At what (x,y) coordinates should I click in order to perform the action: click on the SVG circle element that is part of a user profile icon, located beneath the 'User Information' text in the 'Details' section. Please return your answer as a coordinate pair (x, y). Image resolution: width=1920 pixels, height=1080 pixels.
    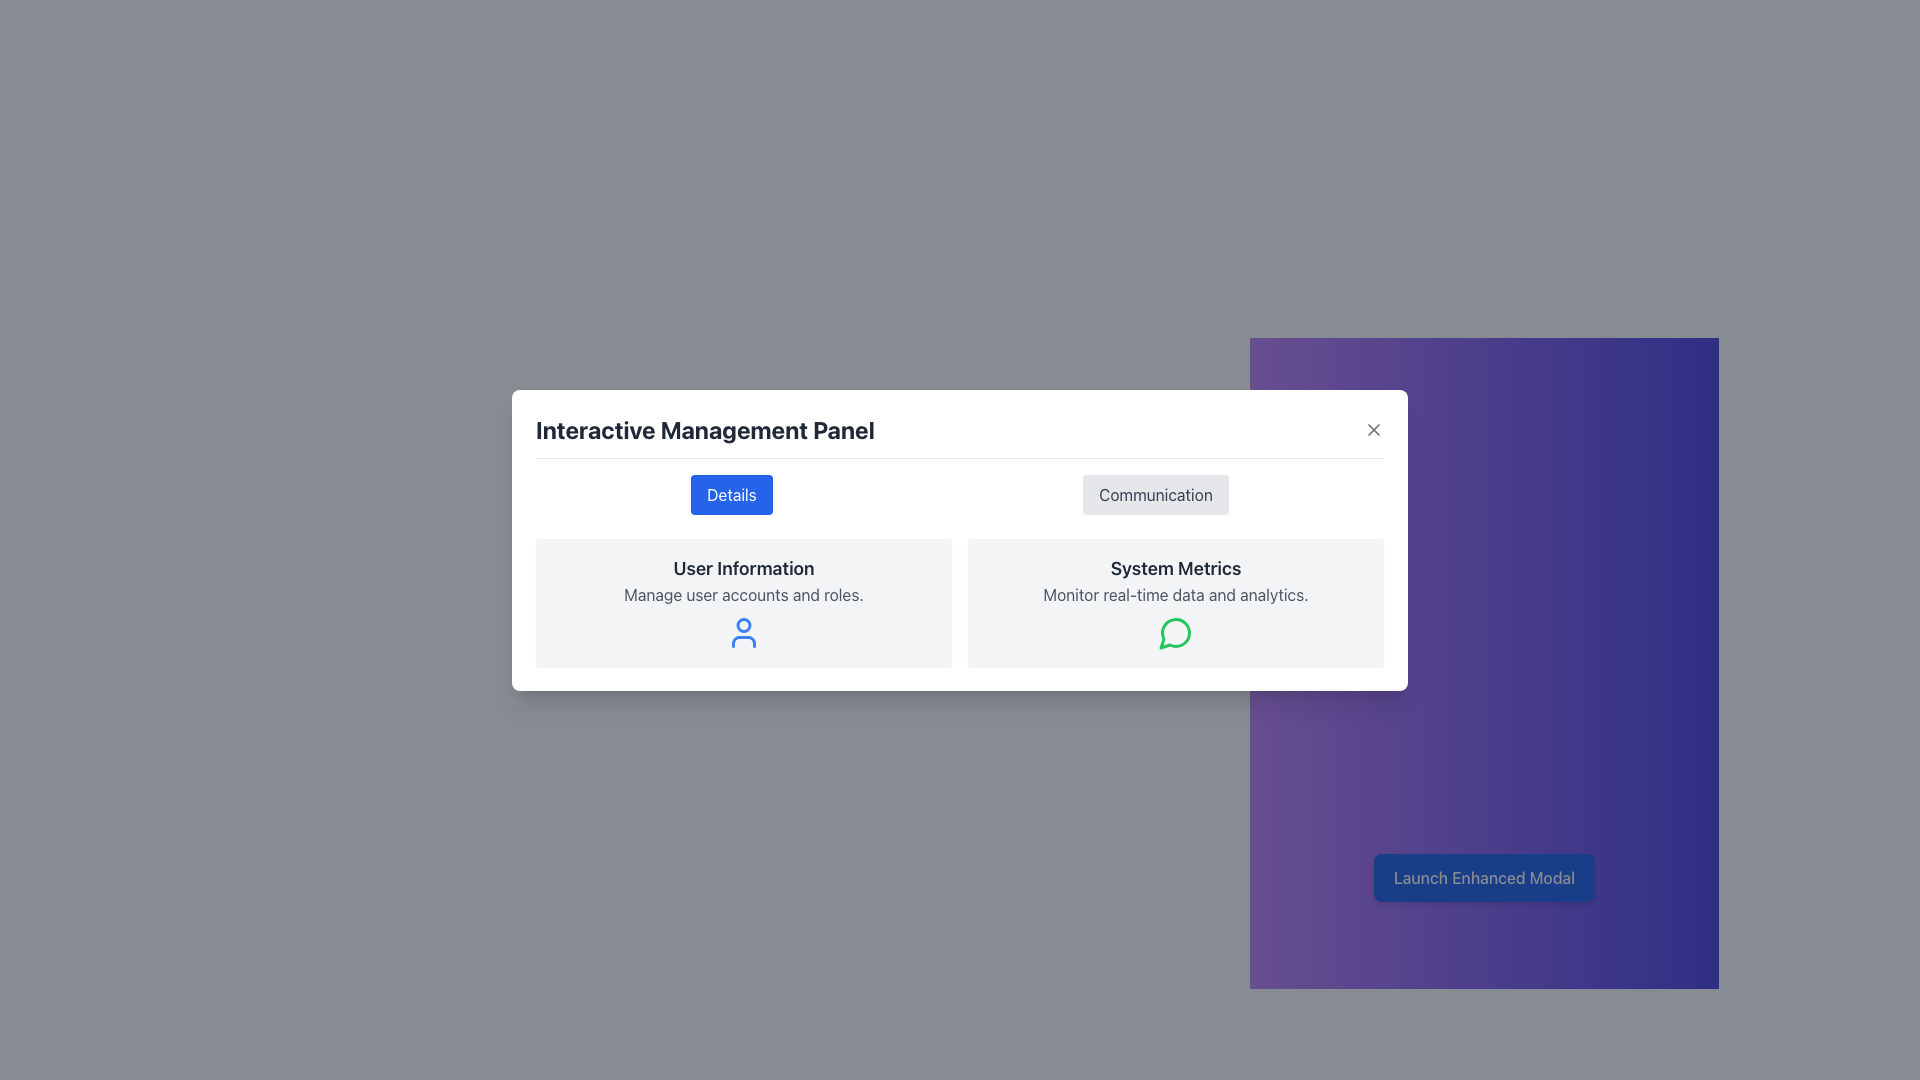
    Looking at the image, I should click on (743, 623).